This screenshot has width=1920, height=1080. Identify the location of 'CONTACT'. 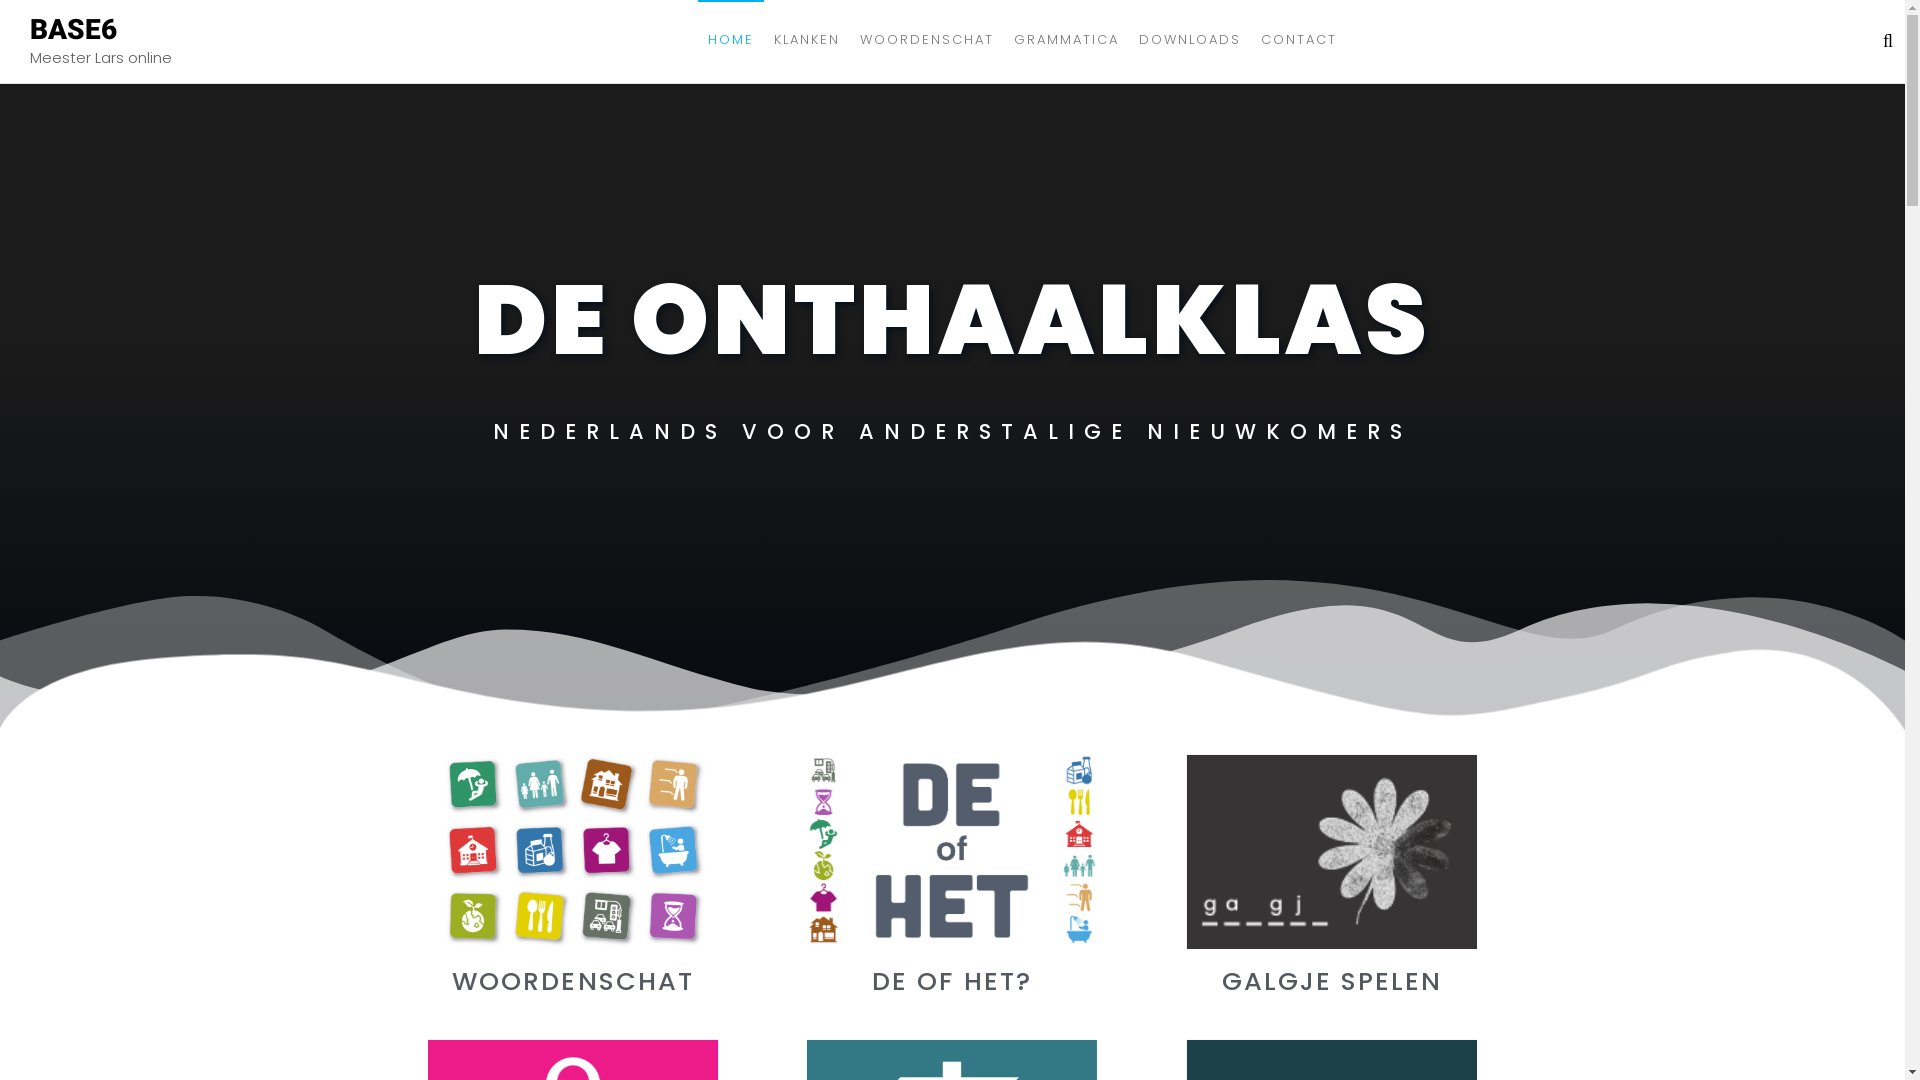
(1299, 39).